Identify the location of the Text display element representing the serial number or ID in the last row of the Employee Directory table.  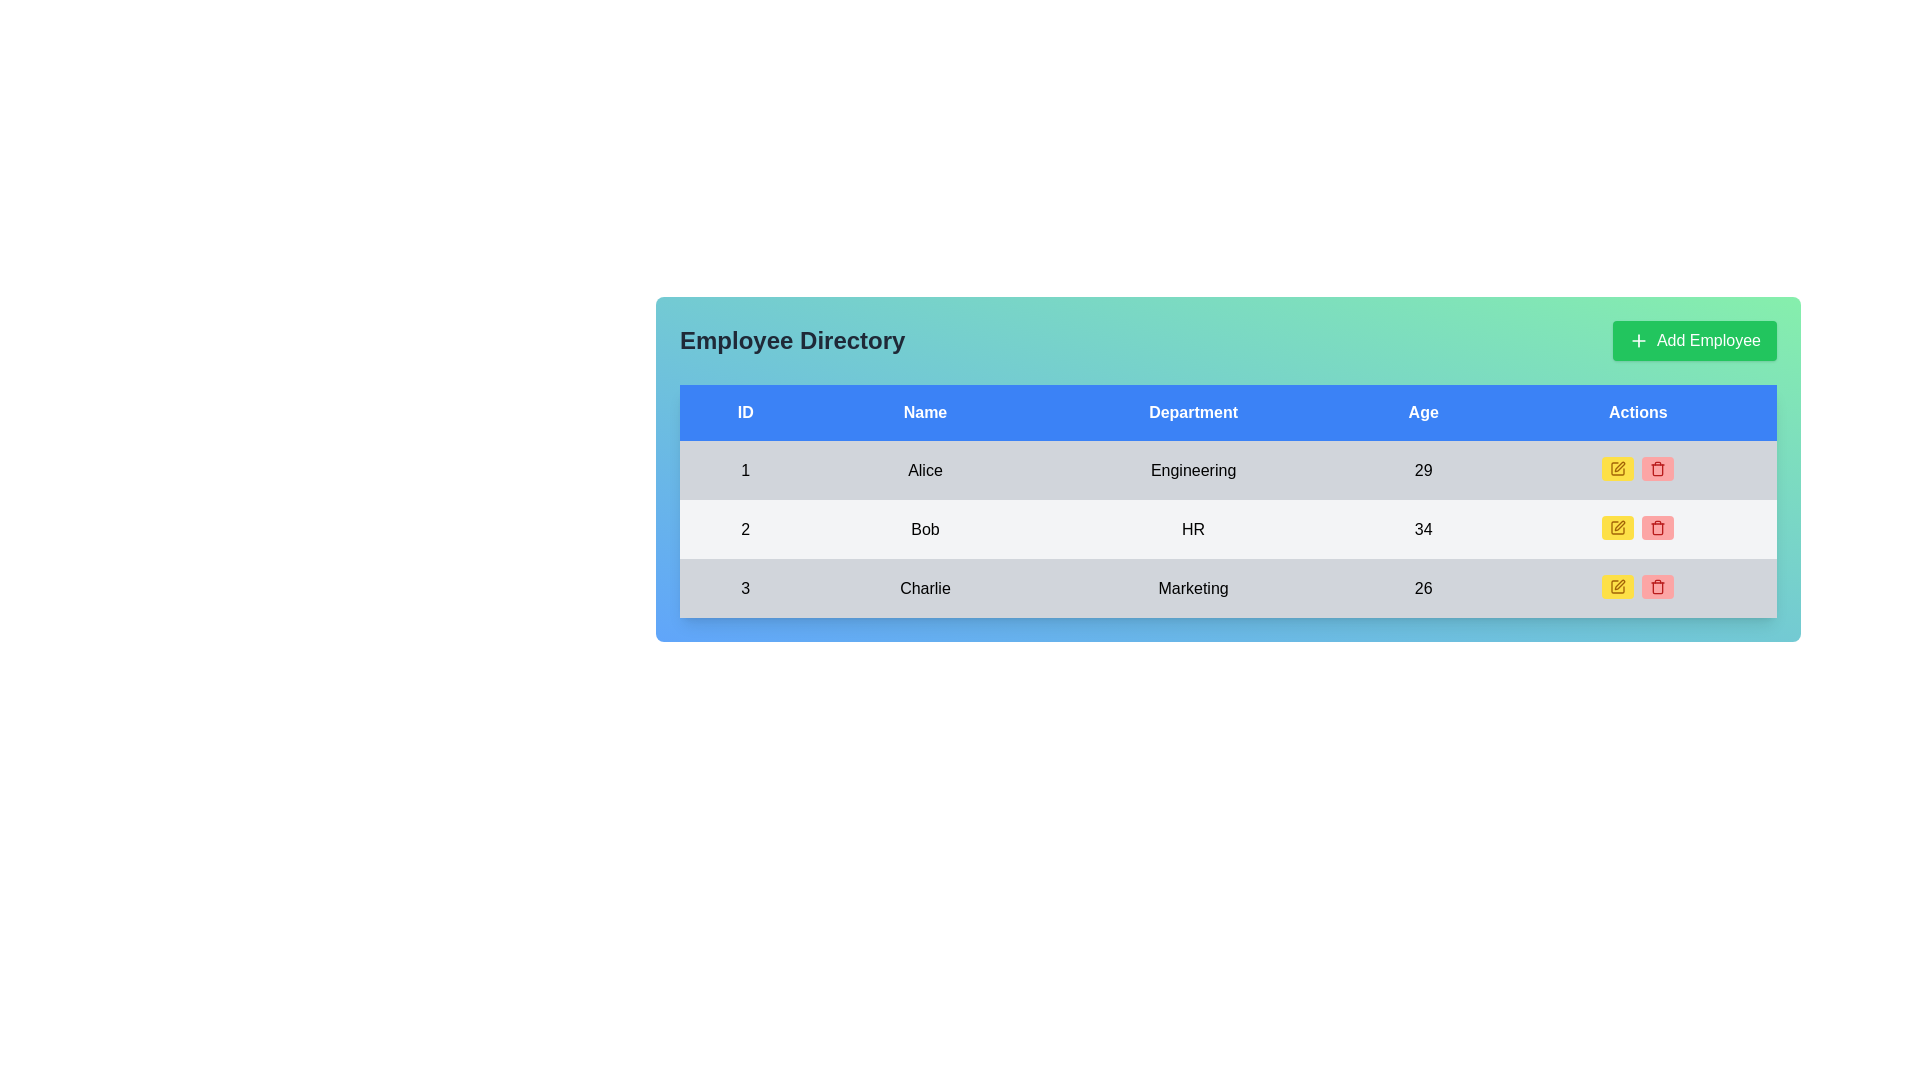
(744, 587).